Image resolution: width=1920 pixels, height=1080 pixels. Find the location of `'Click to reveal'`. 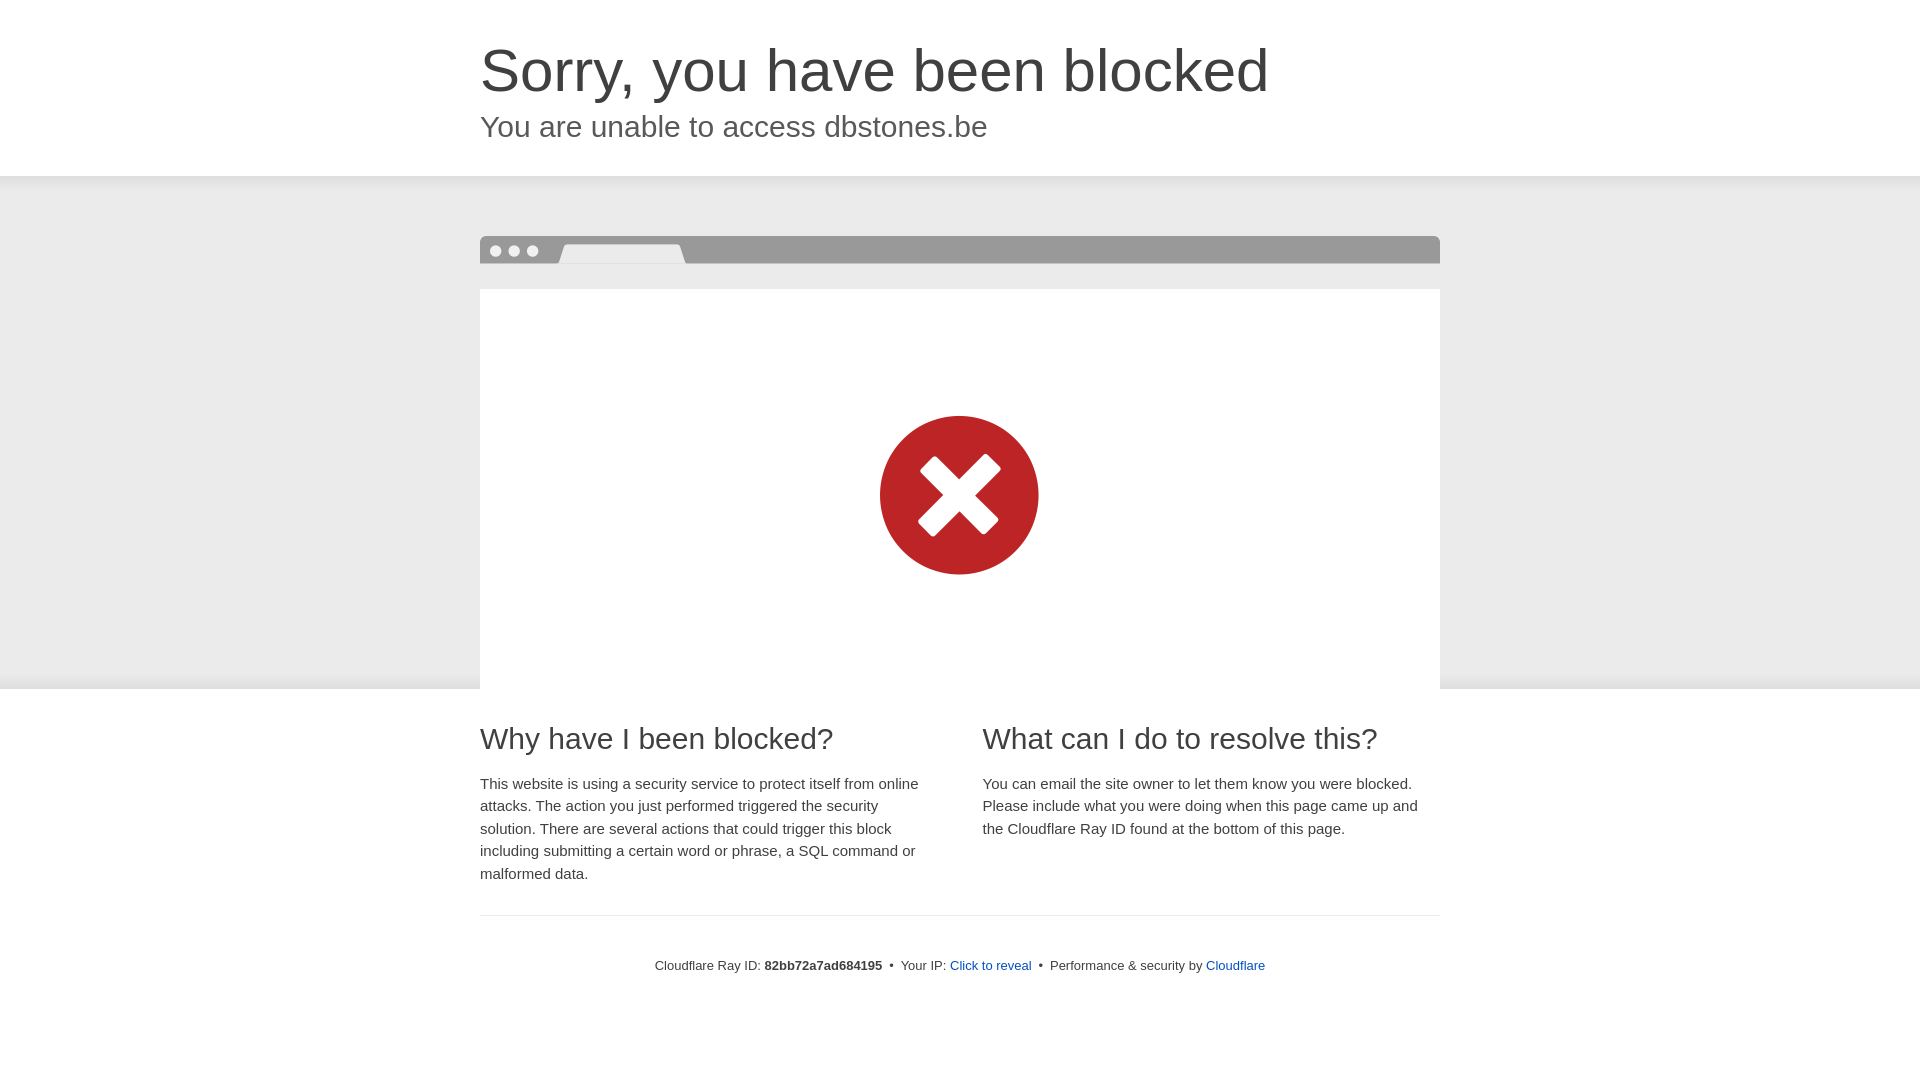

'Click to reveal' is located at coordinates (990, 964).